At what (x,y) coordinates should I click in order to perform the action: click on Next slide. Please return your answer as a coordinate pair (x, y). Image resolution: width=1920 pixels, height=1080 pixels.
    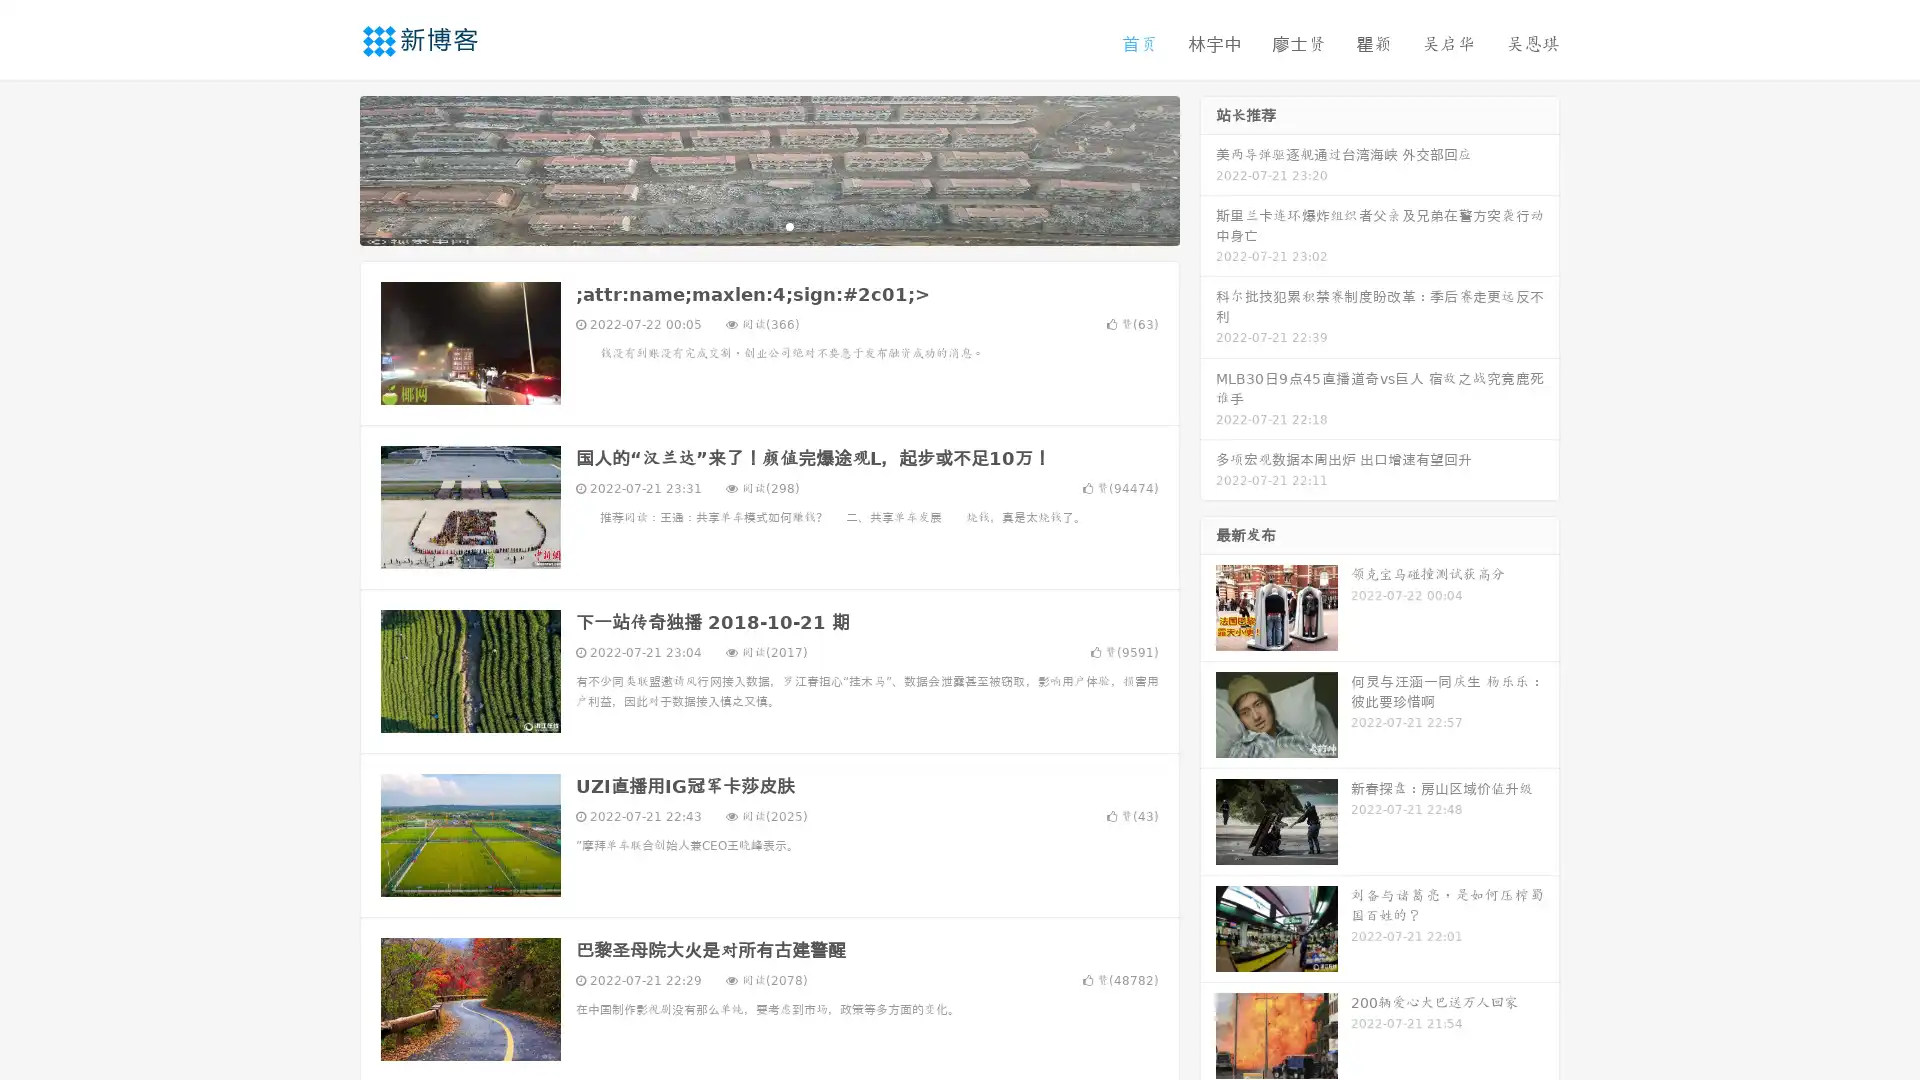
    Looking at the image, I should click on (1208, 168).